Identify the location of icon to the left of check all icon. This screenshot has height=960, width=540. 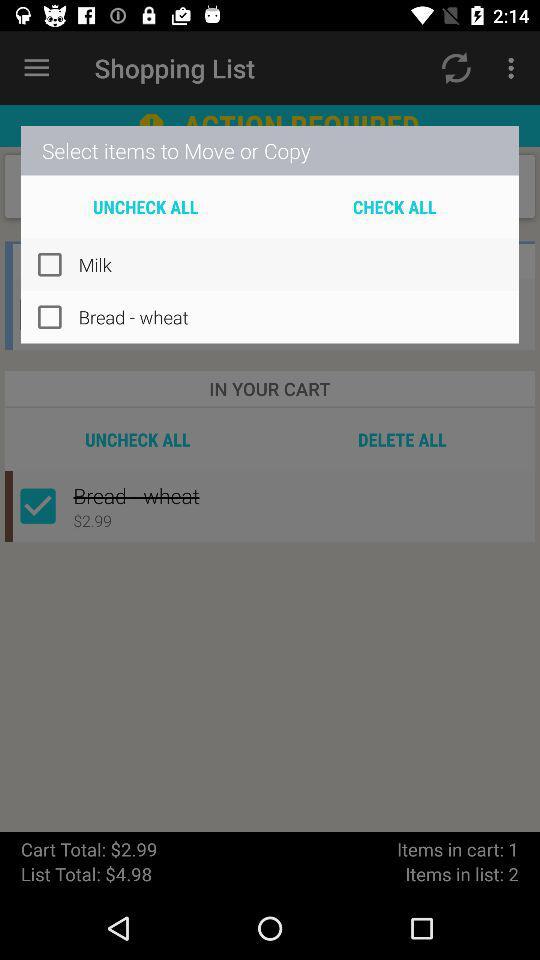
(144, 206).